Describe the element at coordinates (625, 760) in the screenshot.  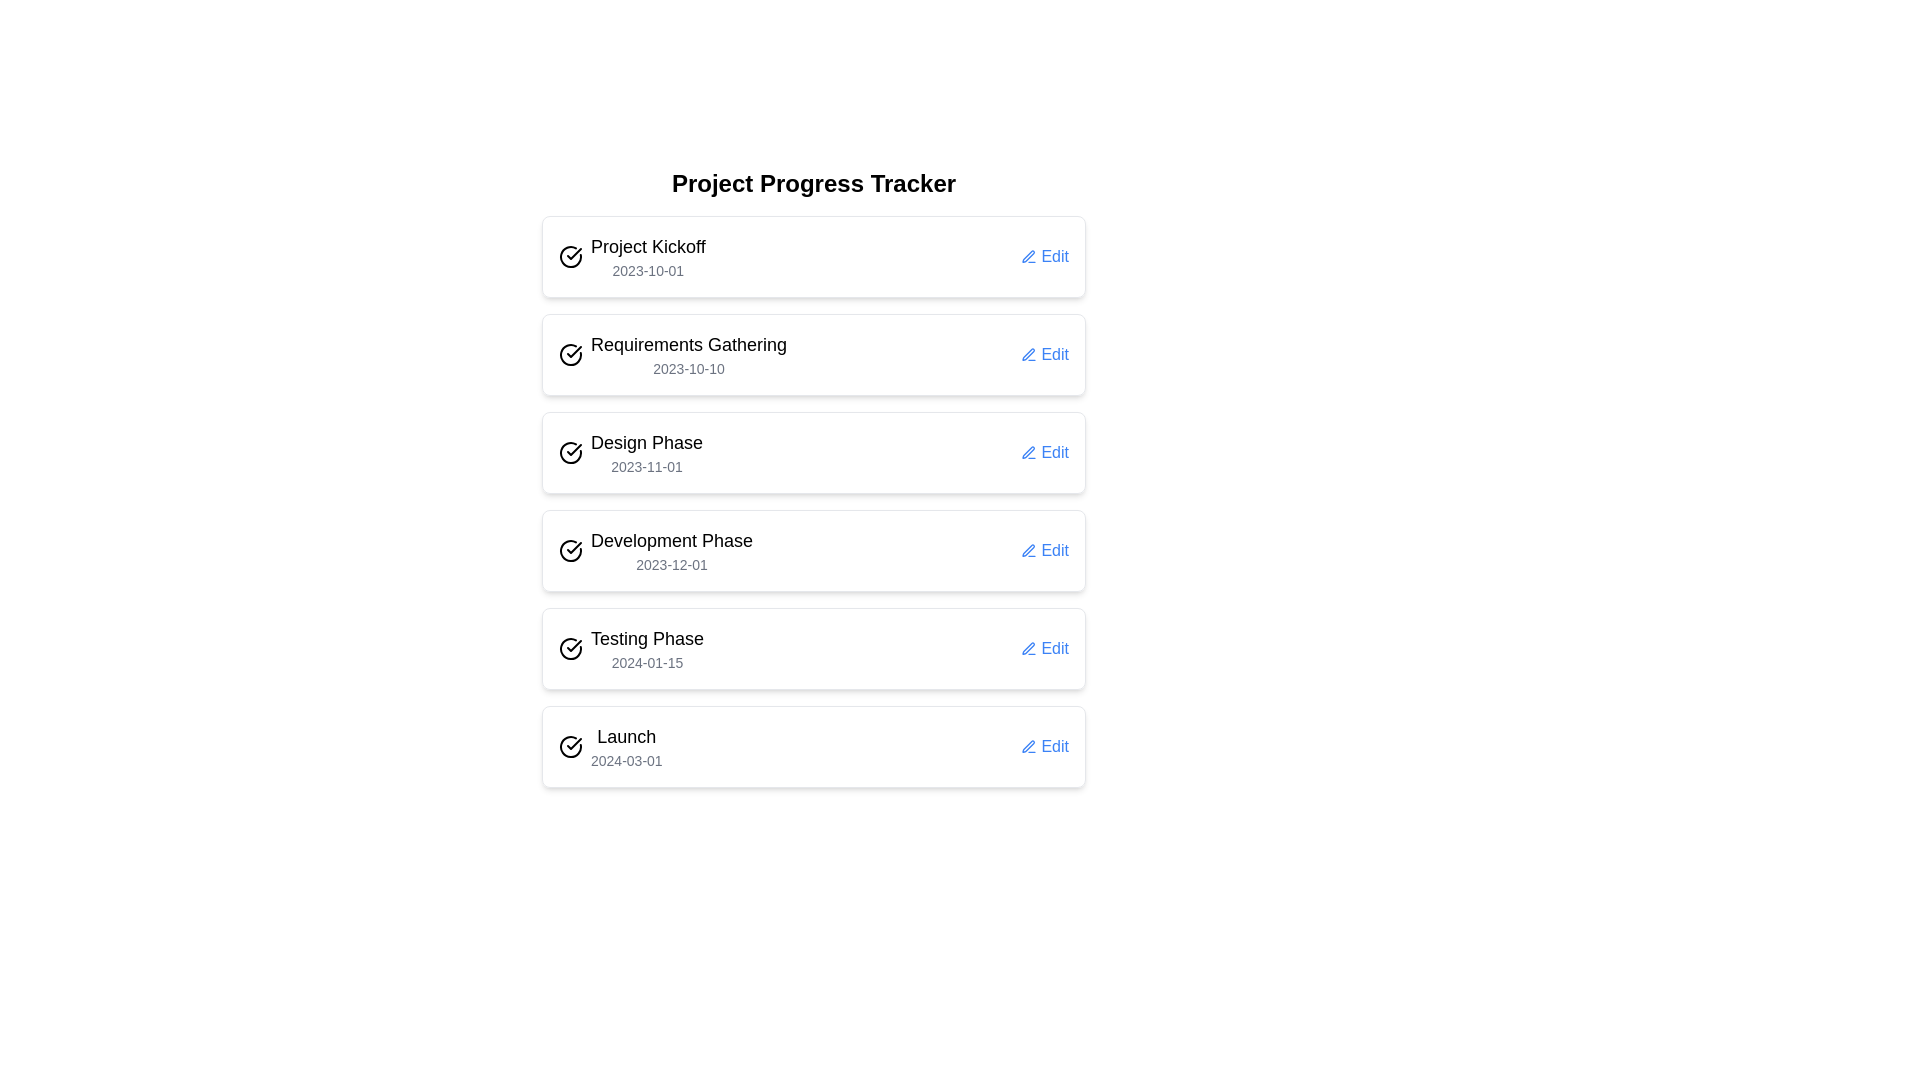
I see `the text label containing the date '2024-03-01' located at the bottom section of the page, beneath the title 'Launch' in the last task card labeled 'Launch'` at that location.